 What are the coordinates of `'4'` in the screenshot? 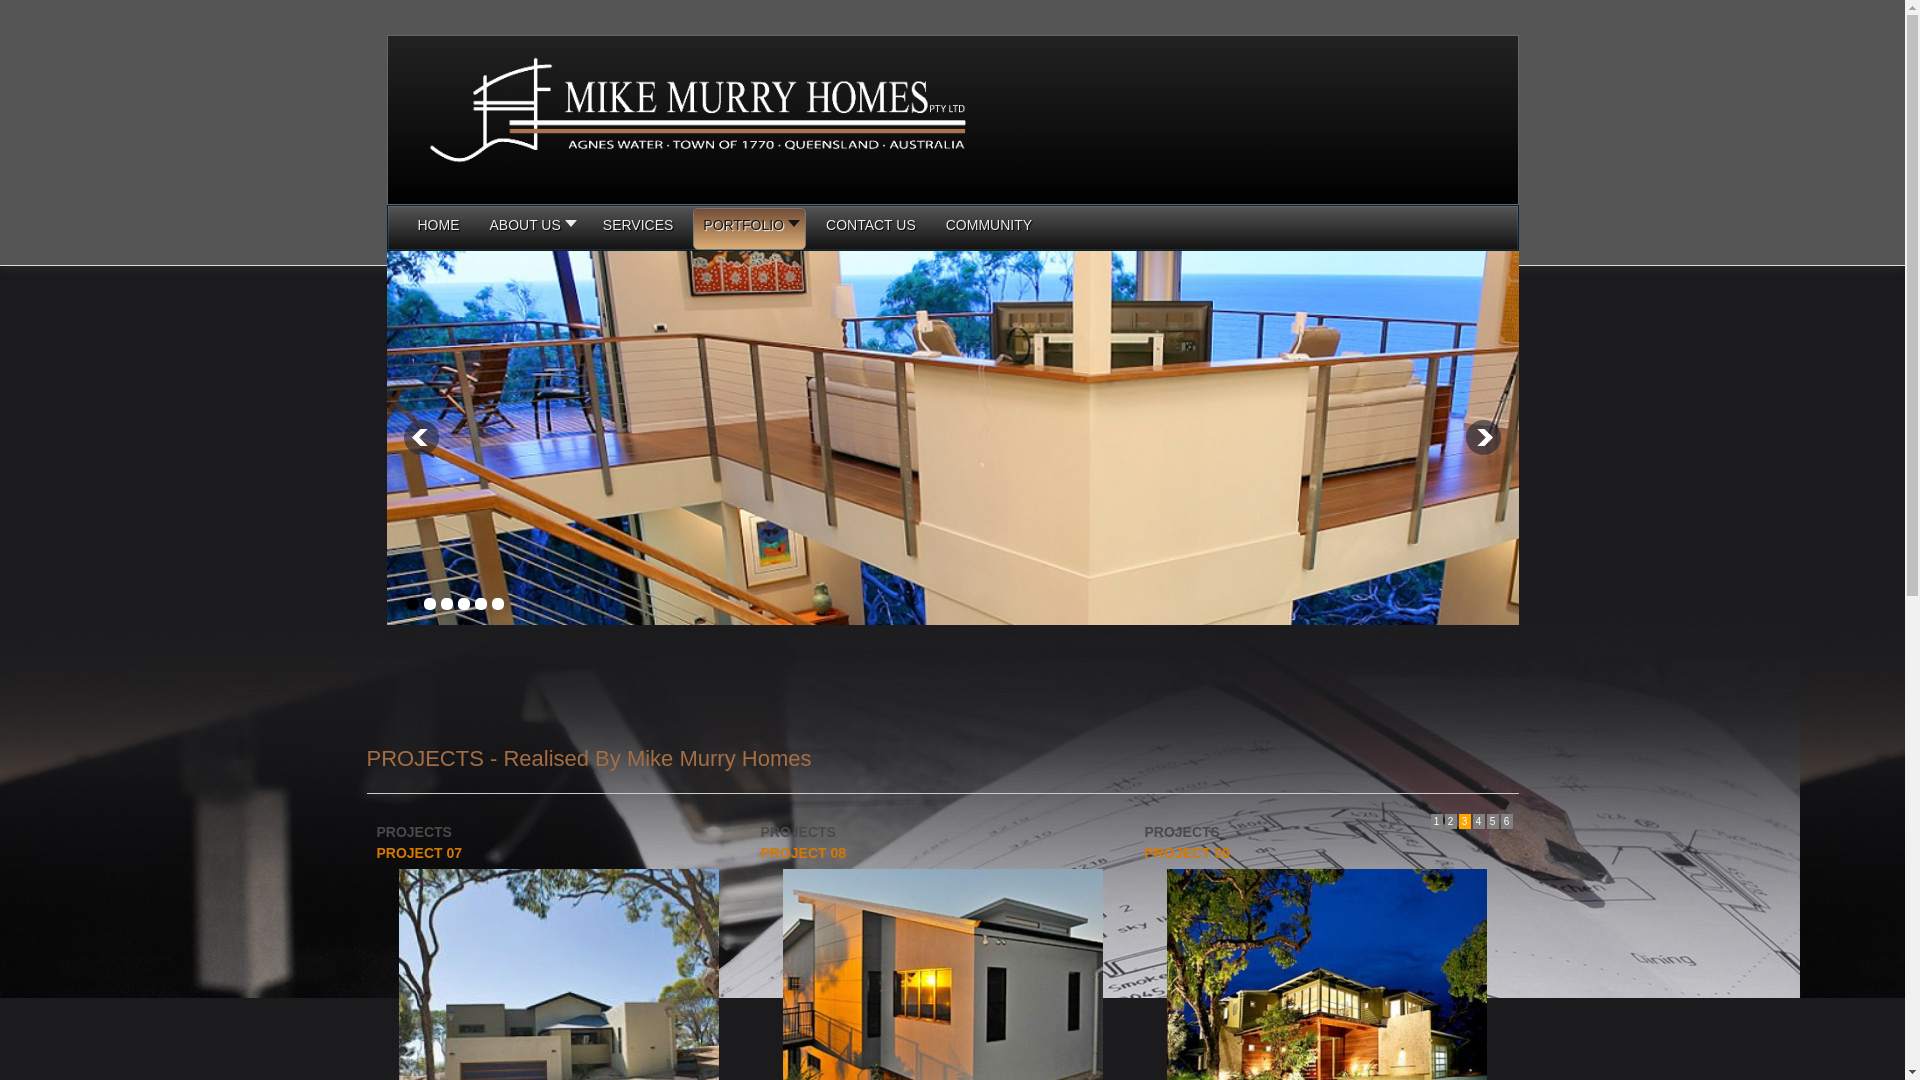 It's located at (1478, 821).